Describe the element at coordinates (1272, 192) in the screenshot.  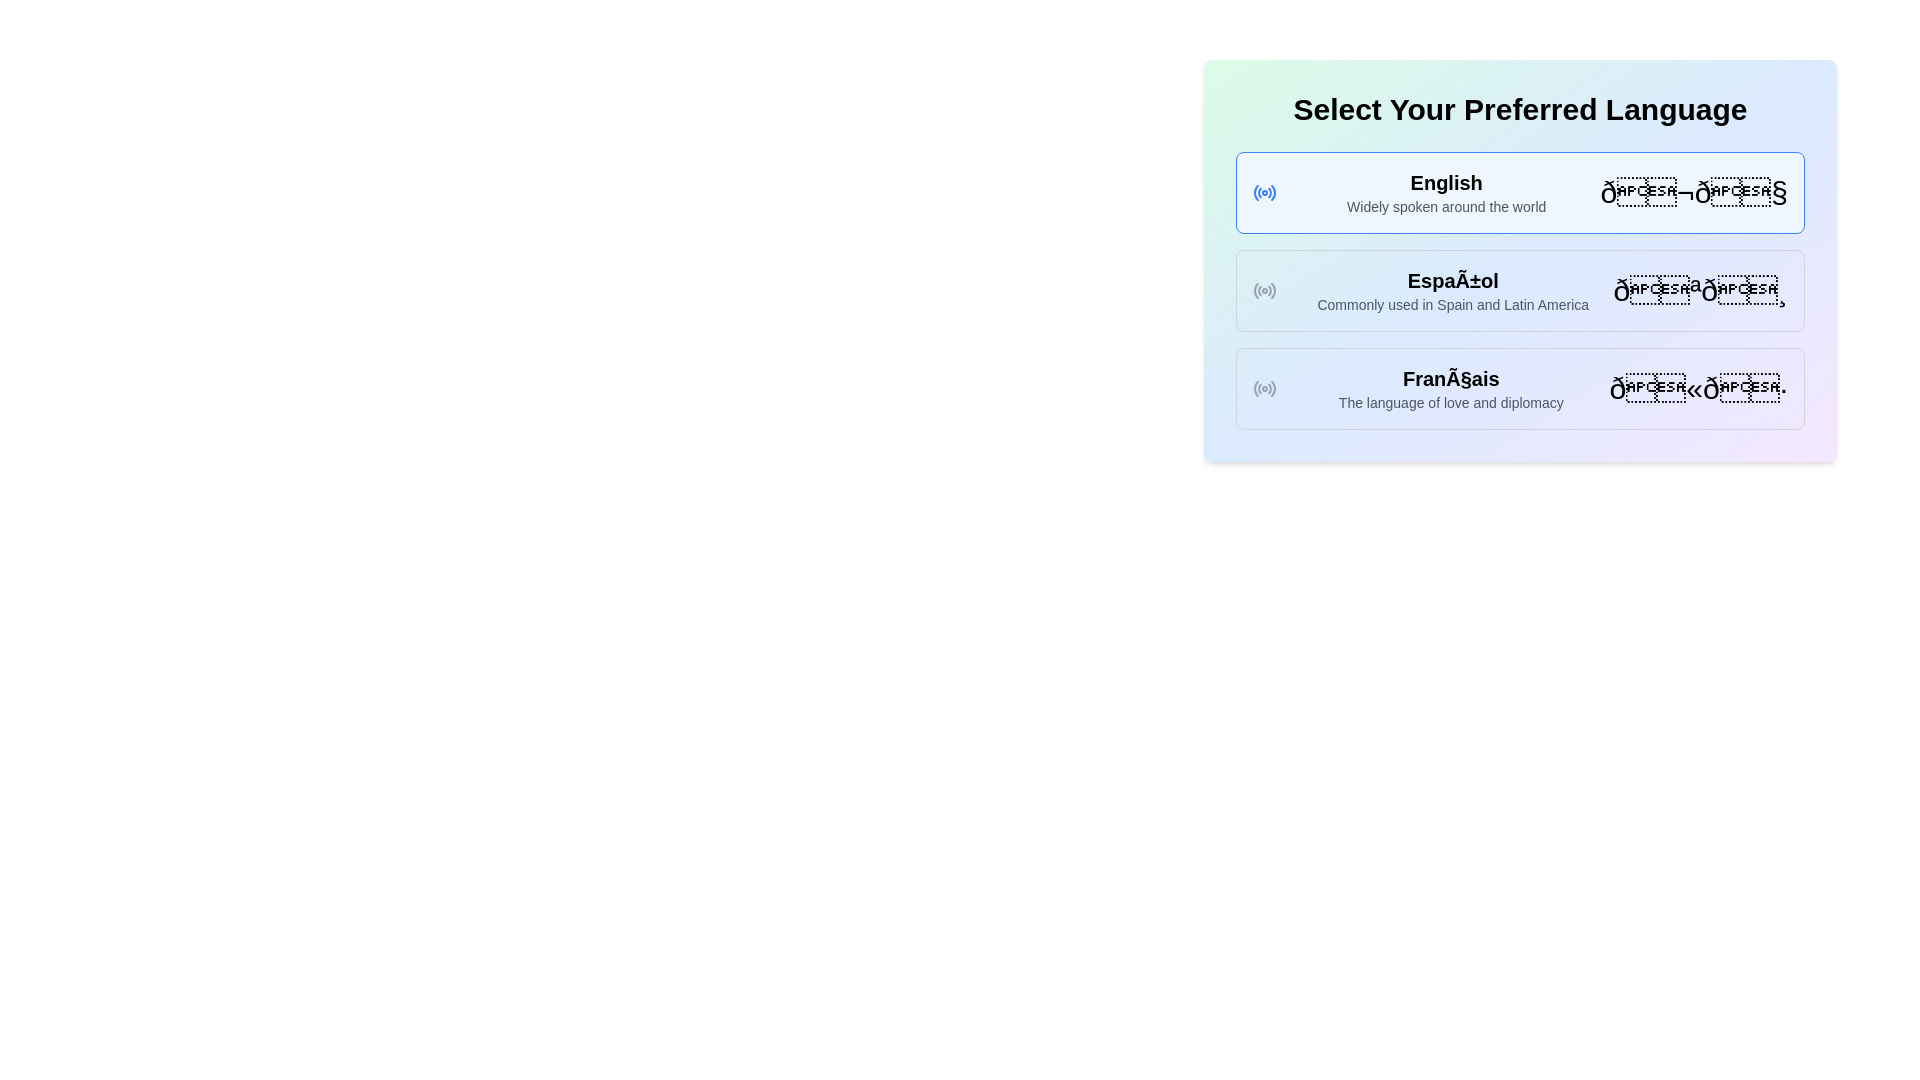
I see `the outermost arc segment of the circular icon representing the 'English' selection option` at that location.